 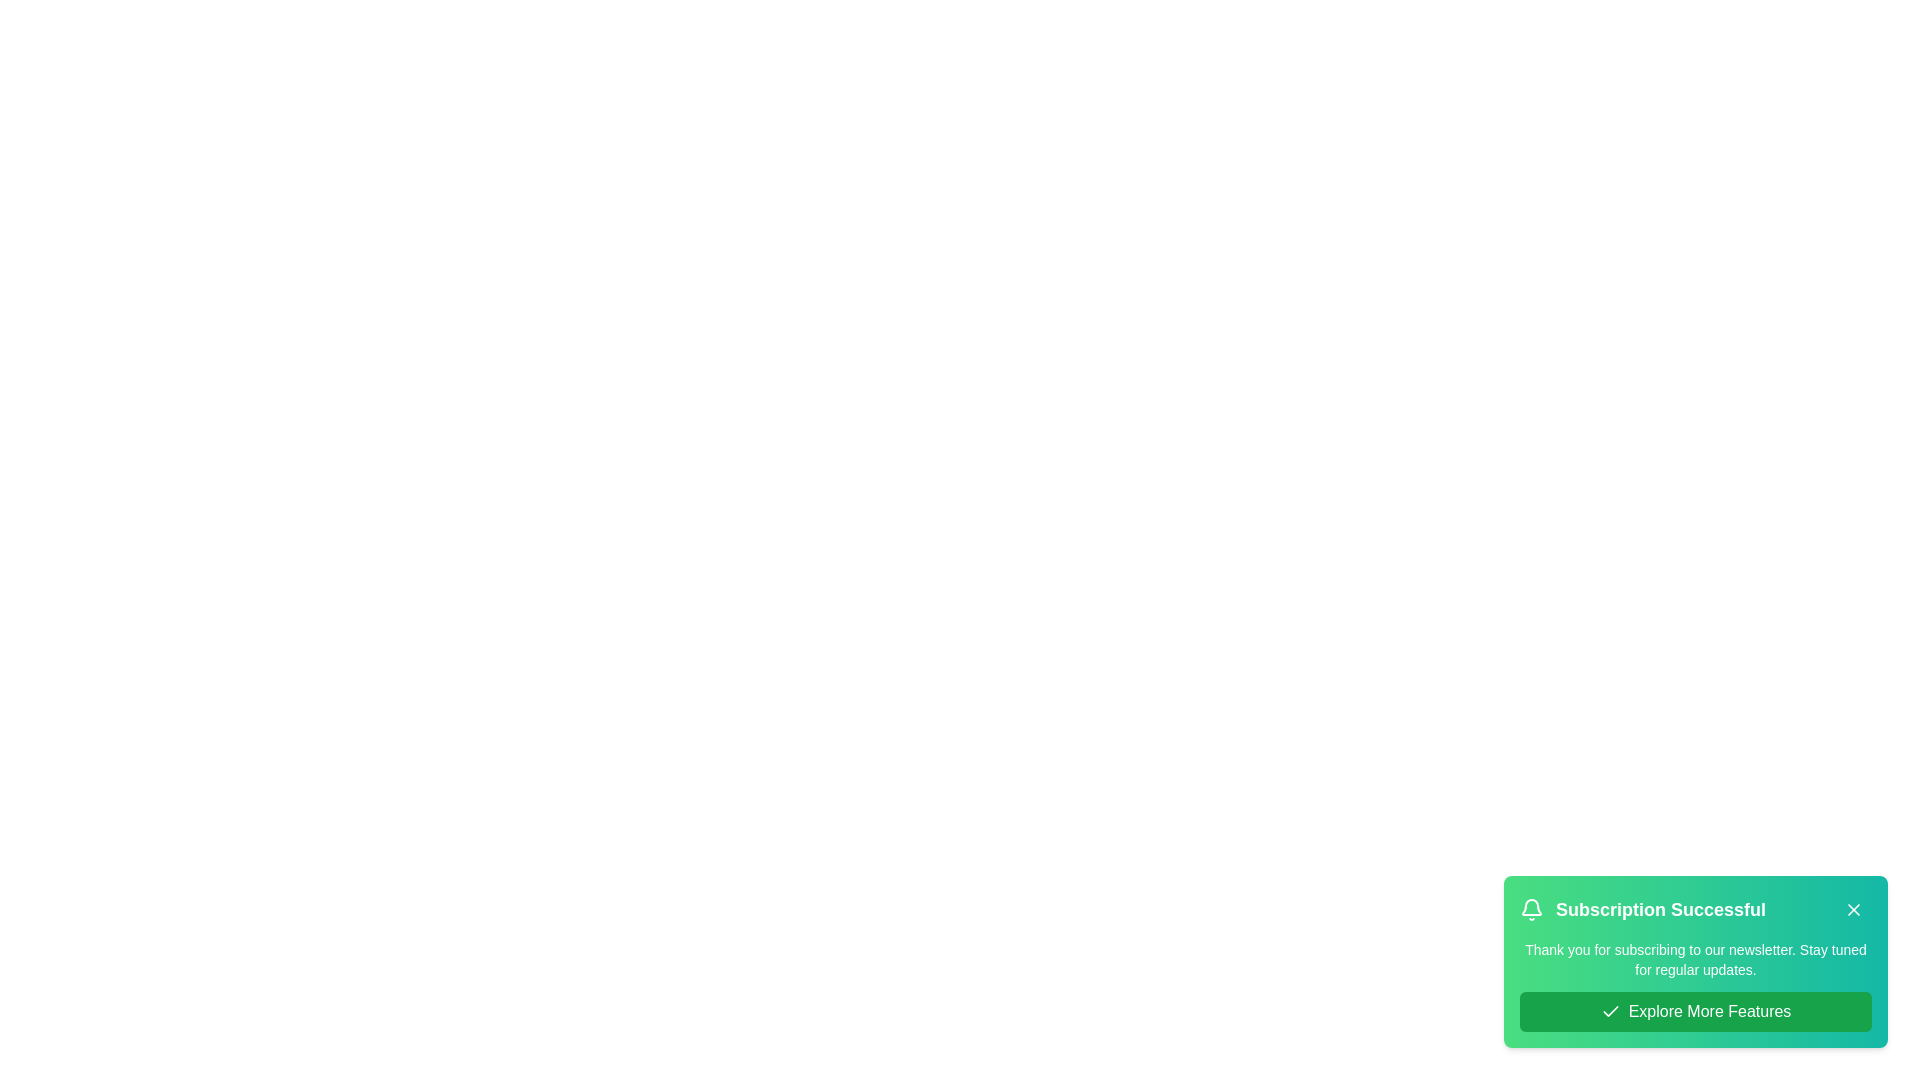 I want to click on the 'X' button to dismiss the notification, so click(x=1852, y=910).